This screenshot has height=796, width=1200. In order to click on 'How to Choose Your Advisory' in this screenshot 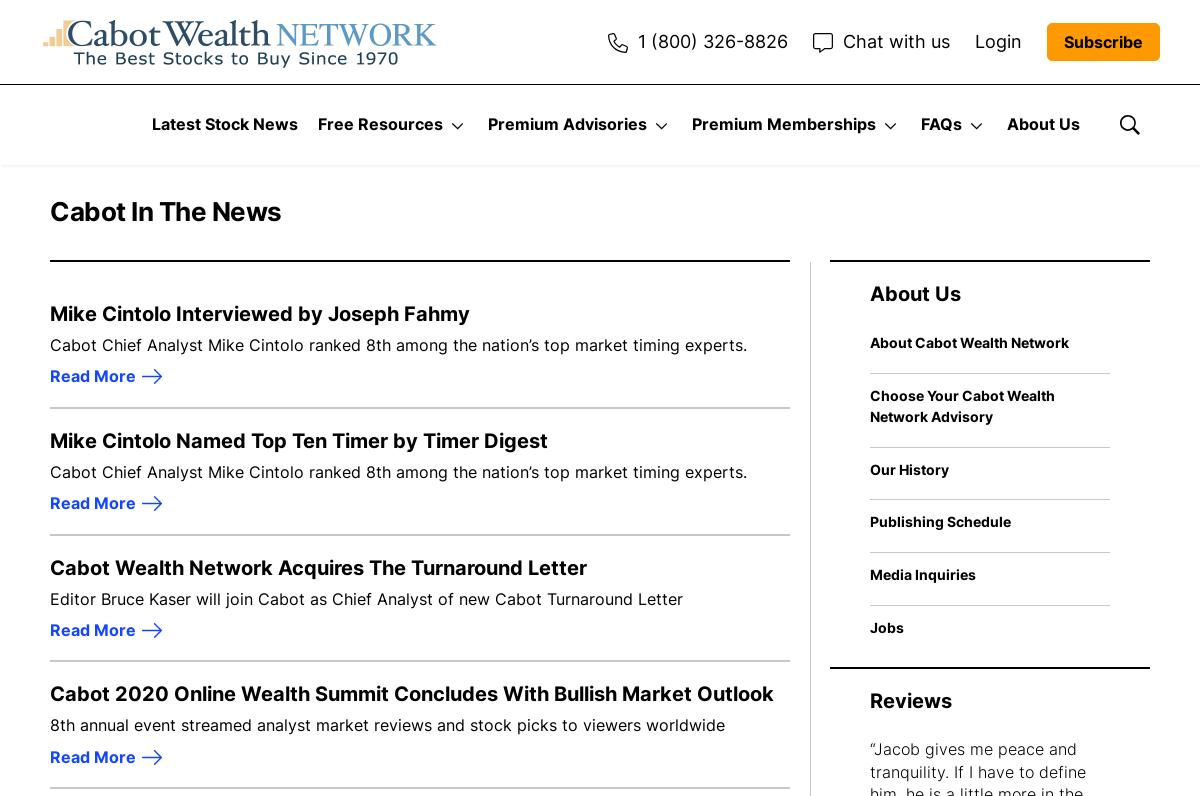, I will do `click(1016, 199)`.